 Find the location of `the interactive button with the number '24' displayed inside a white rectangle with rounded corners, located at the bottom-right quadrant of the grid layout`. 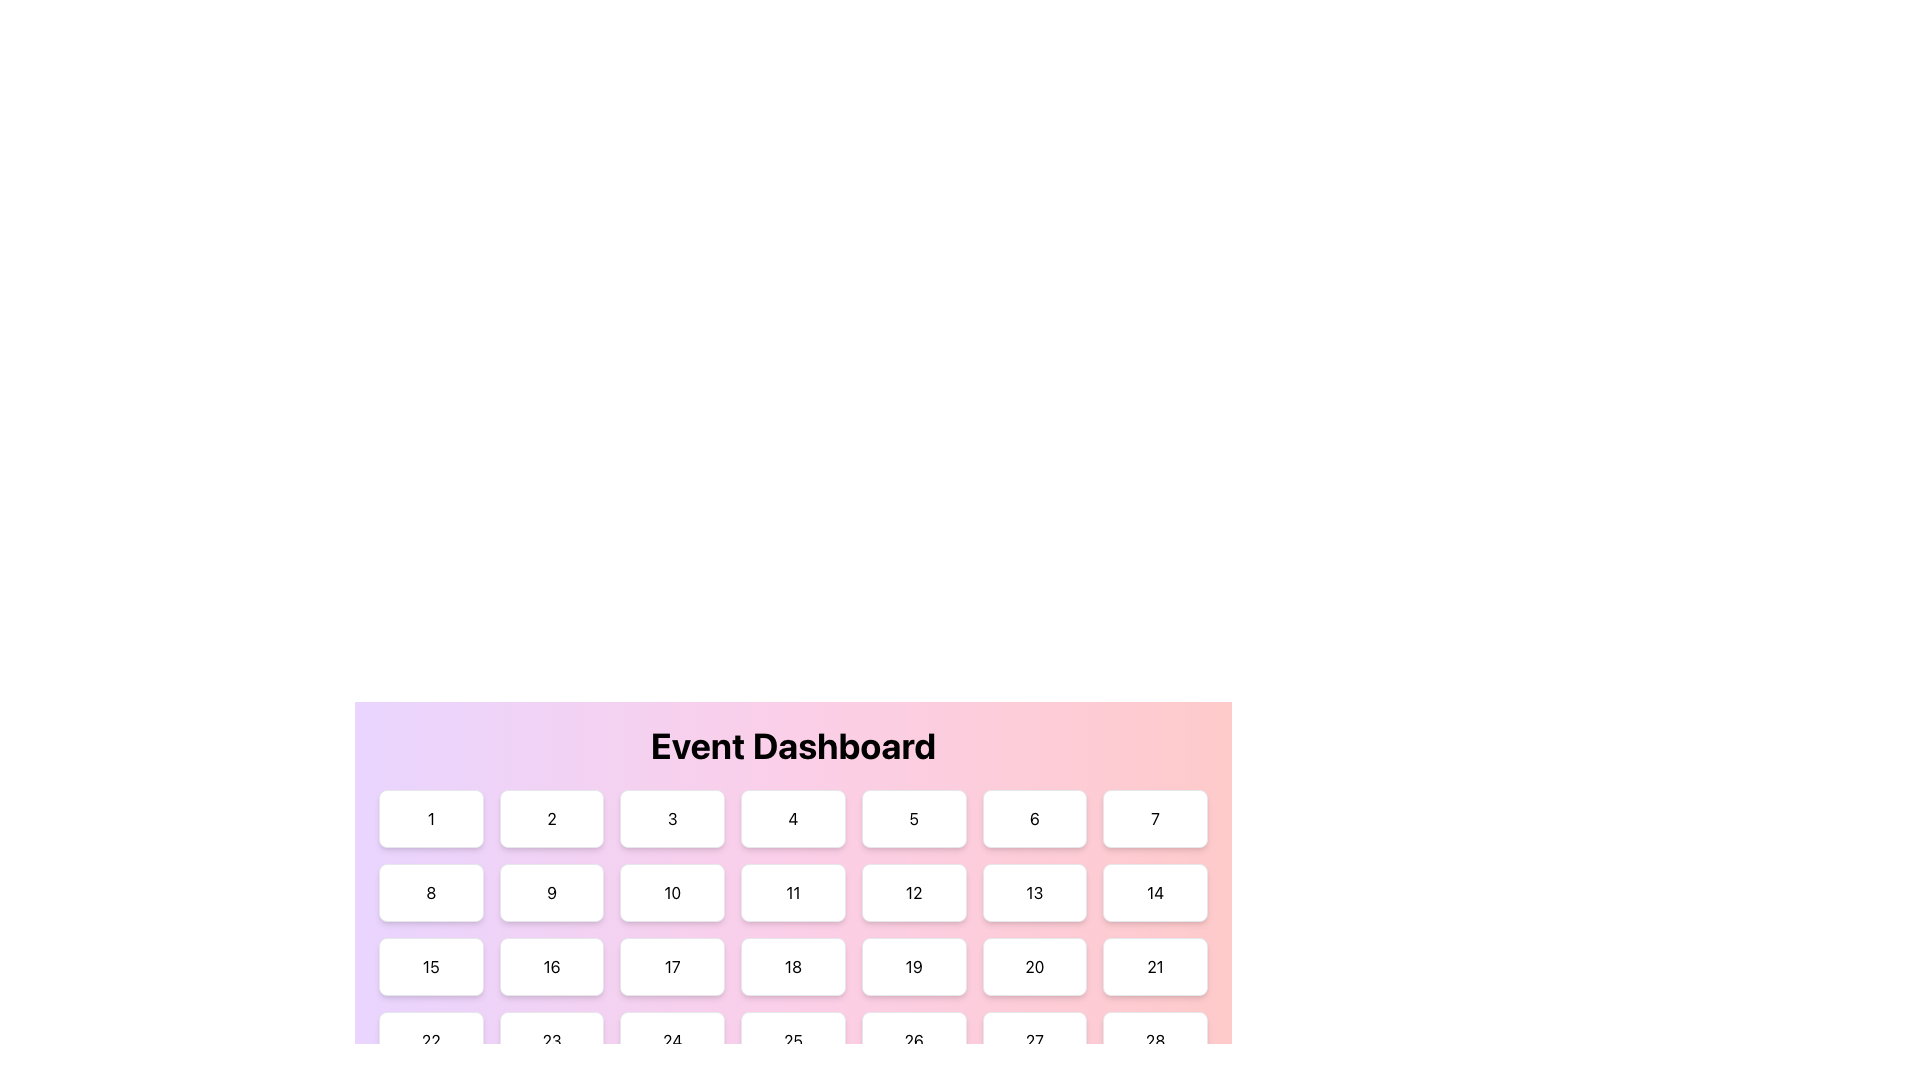

the interactive button with the number '24' displayed inside a white rectangle with rounded corners, located at the bottom-right quadrant of the grid layout is located at coordinates (672, 1040).